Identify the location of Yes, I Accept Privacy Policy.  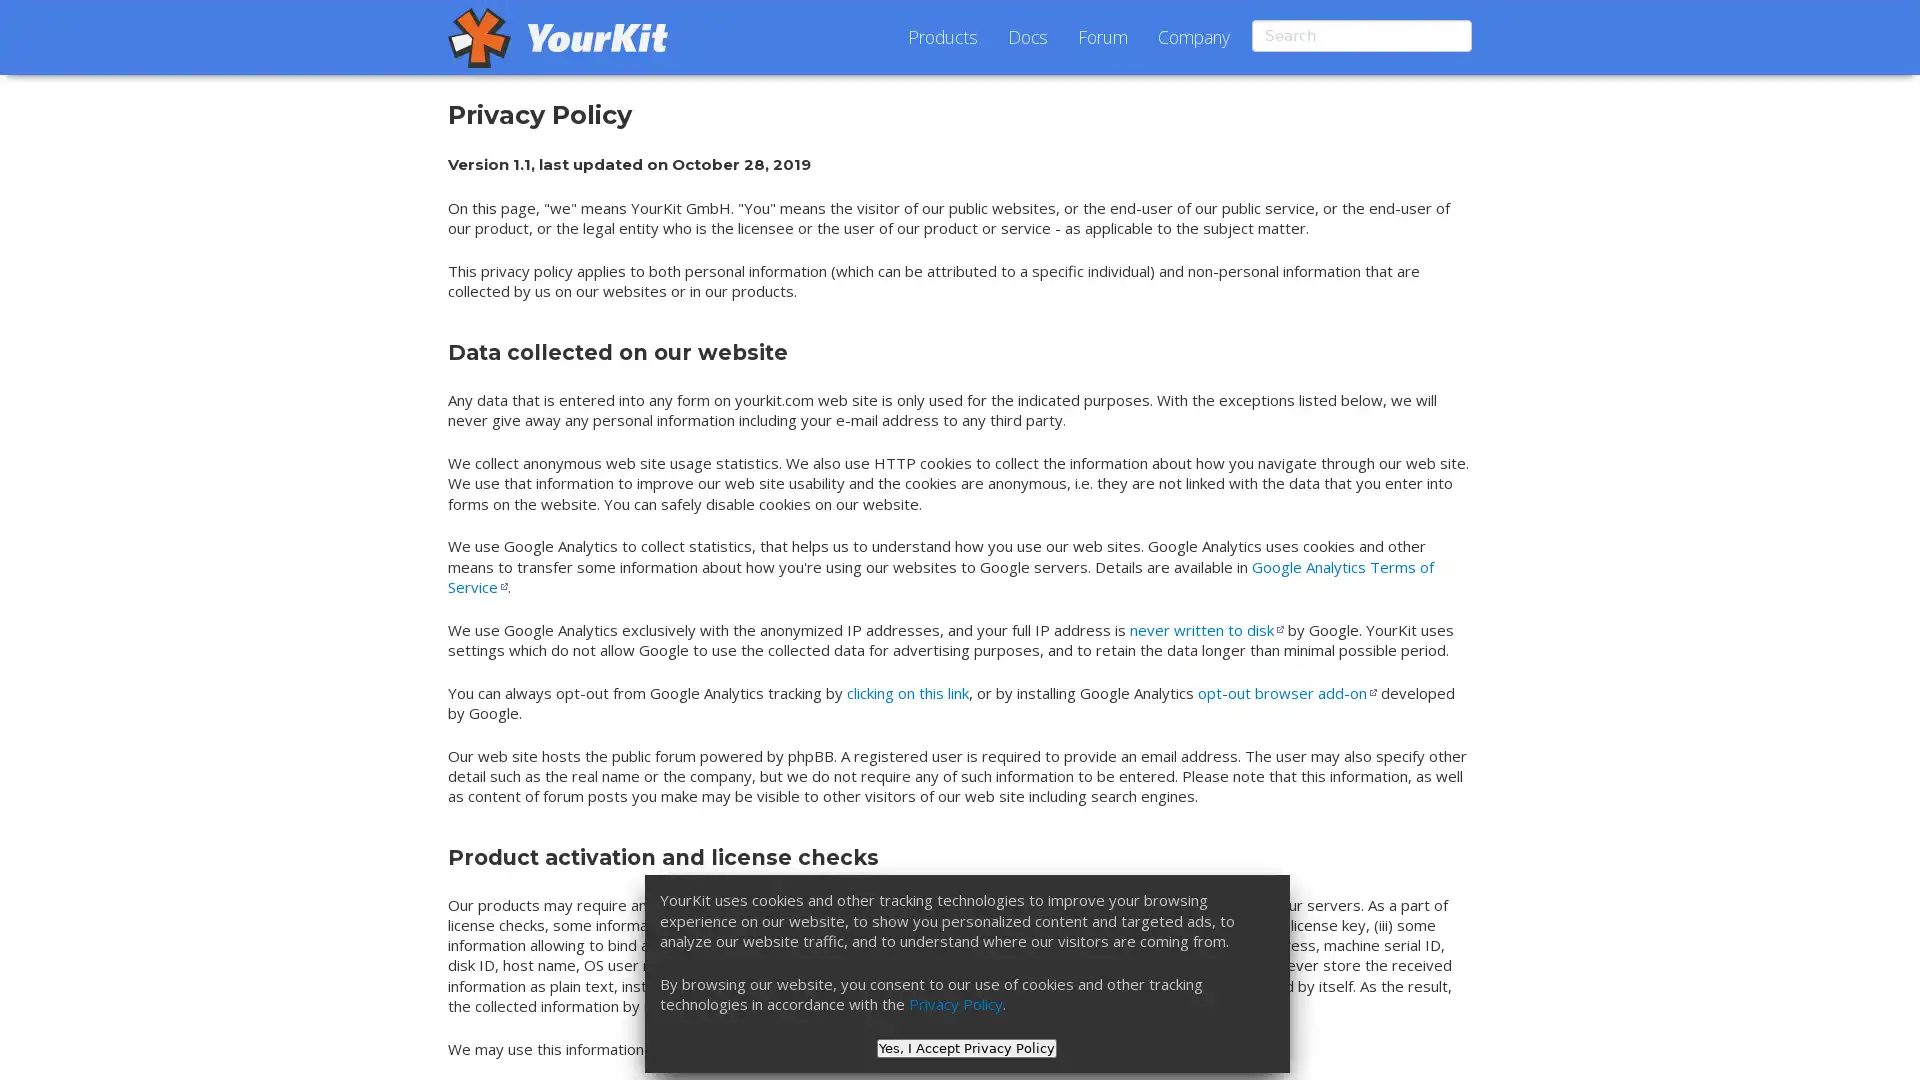
(966, 1046).